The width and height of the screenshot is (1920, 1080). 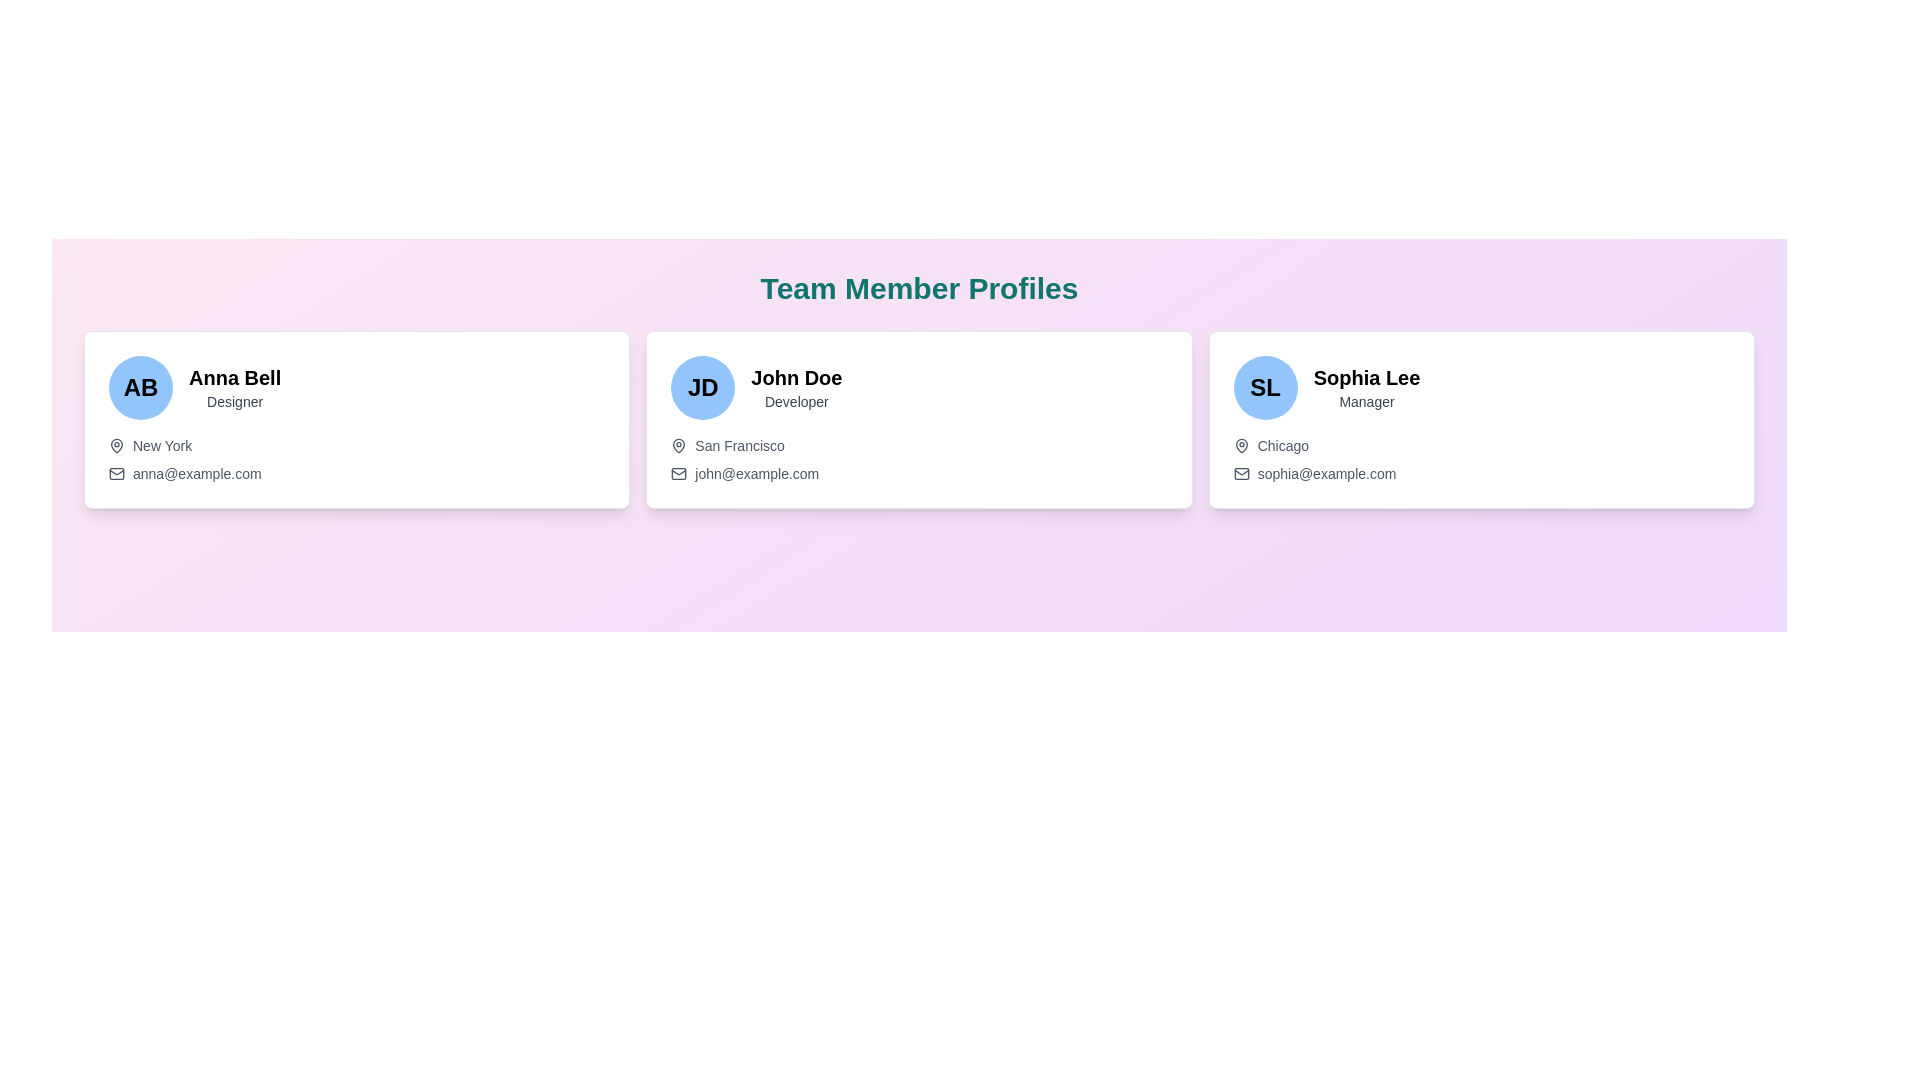 I want to click on the avatar representing the user 'John Doe' located at the top-left corner of the profile card, which displays his initials, so click(x=703, y=388).